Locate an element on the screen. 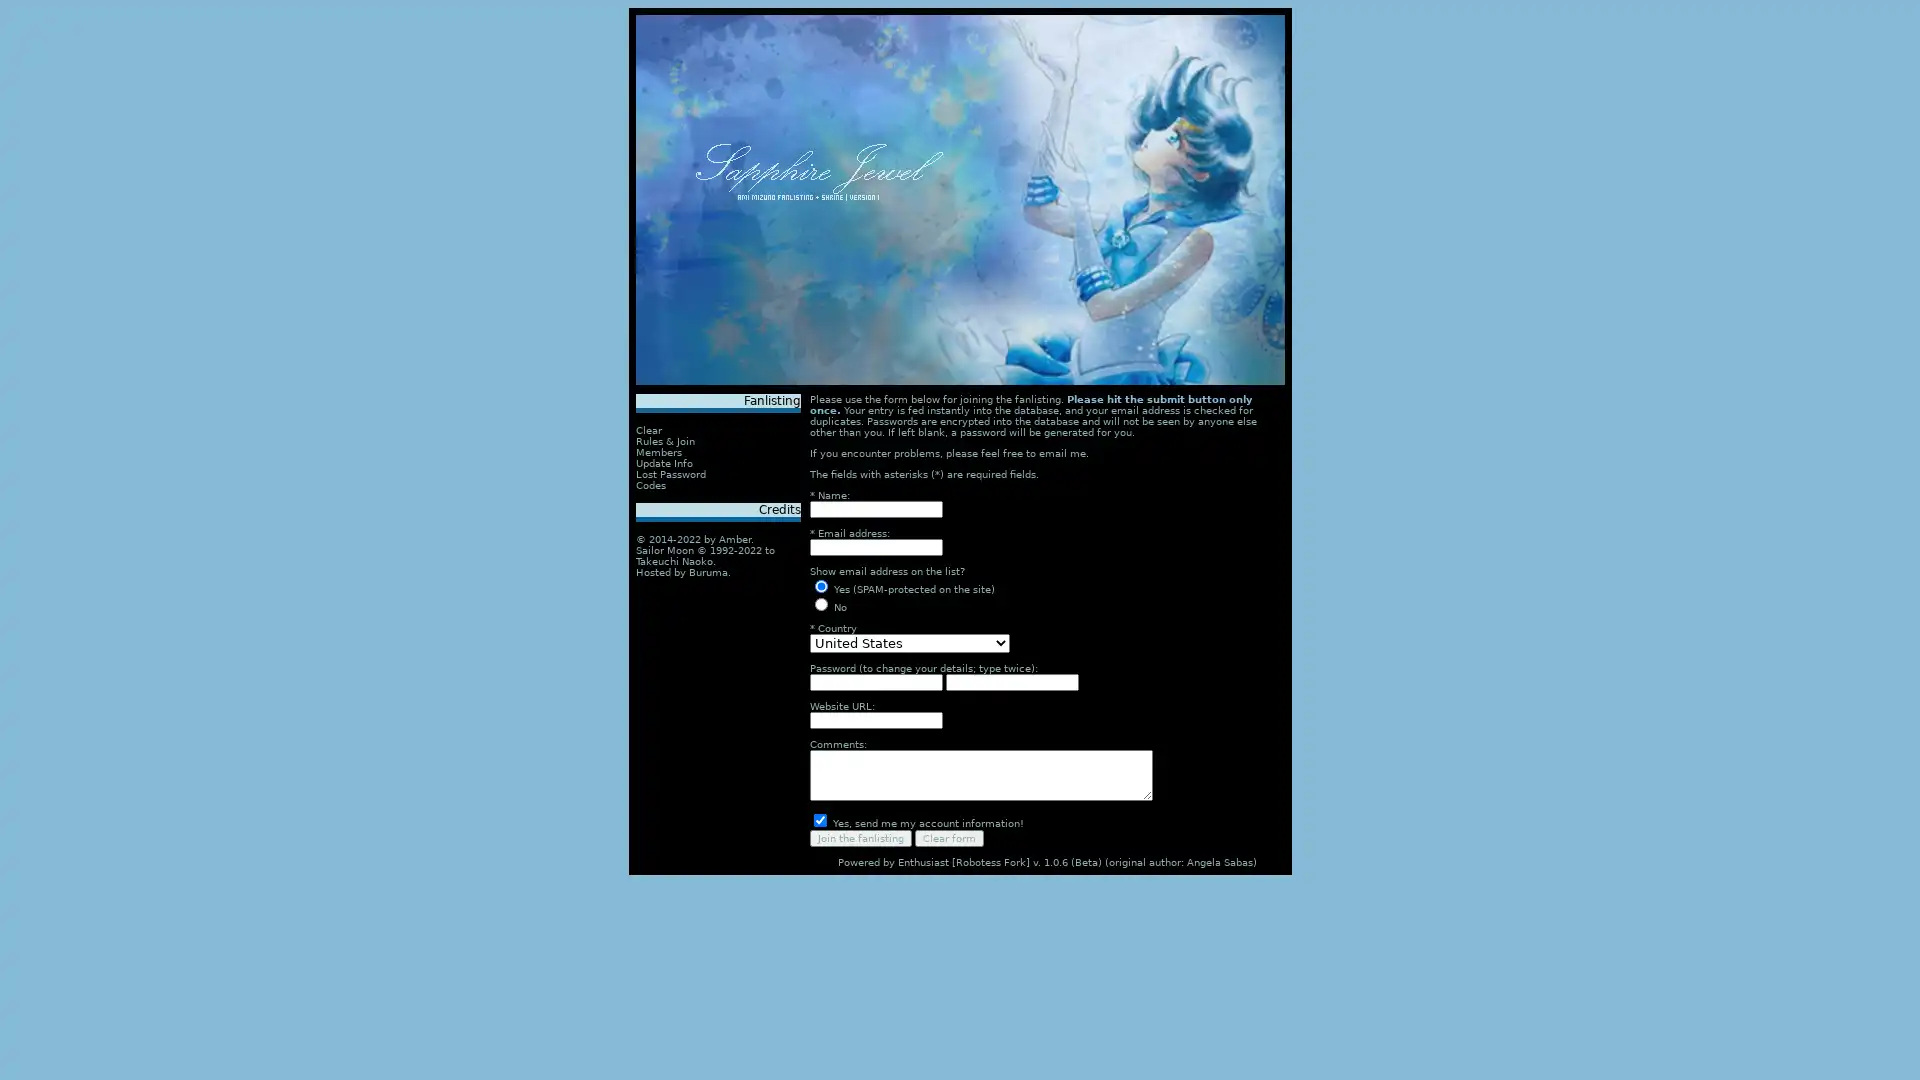 This screenshot has height=1080, width=1920. Join the fanlisting is located at coordinates (860, 838).